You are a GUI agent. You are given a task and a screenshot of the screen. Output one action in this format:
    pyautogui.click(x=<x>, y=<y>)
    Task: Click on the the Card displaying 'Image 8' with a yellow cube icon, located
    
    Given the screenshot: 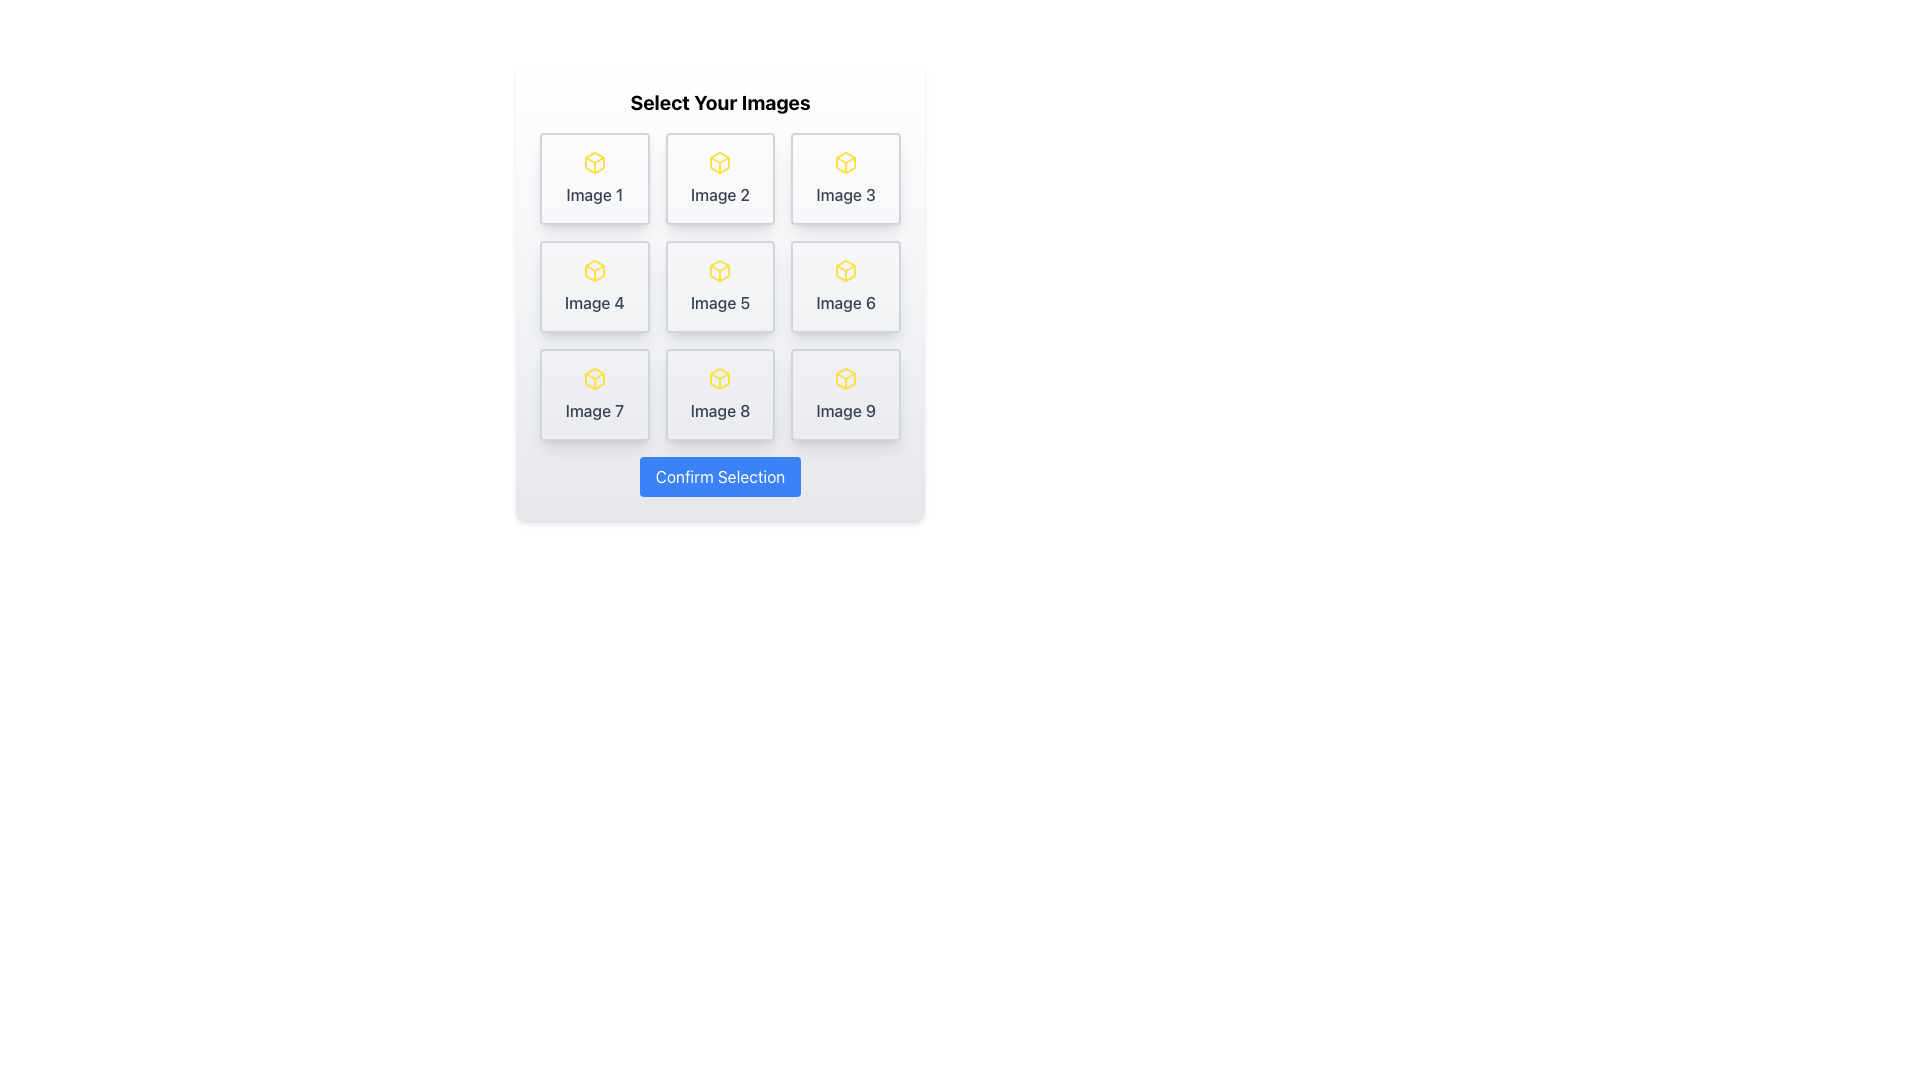 What is the action you would take?
    pyautogui.click(x=720, y=394)
    